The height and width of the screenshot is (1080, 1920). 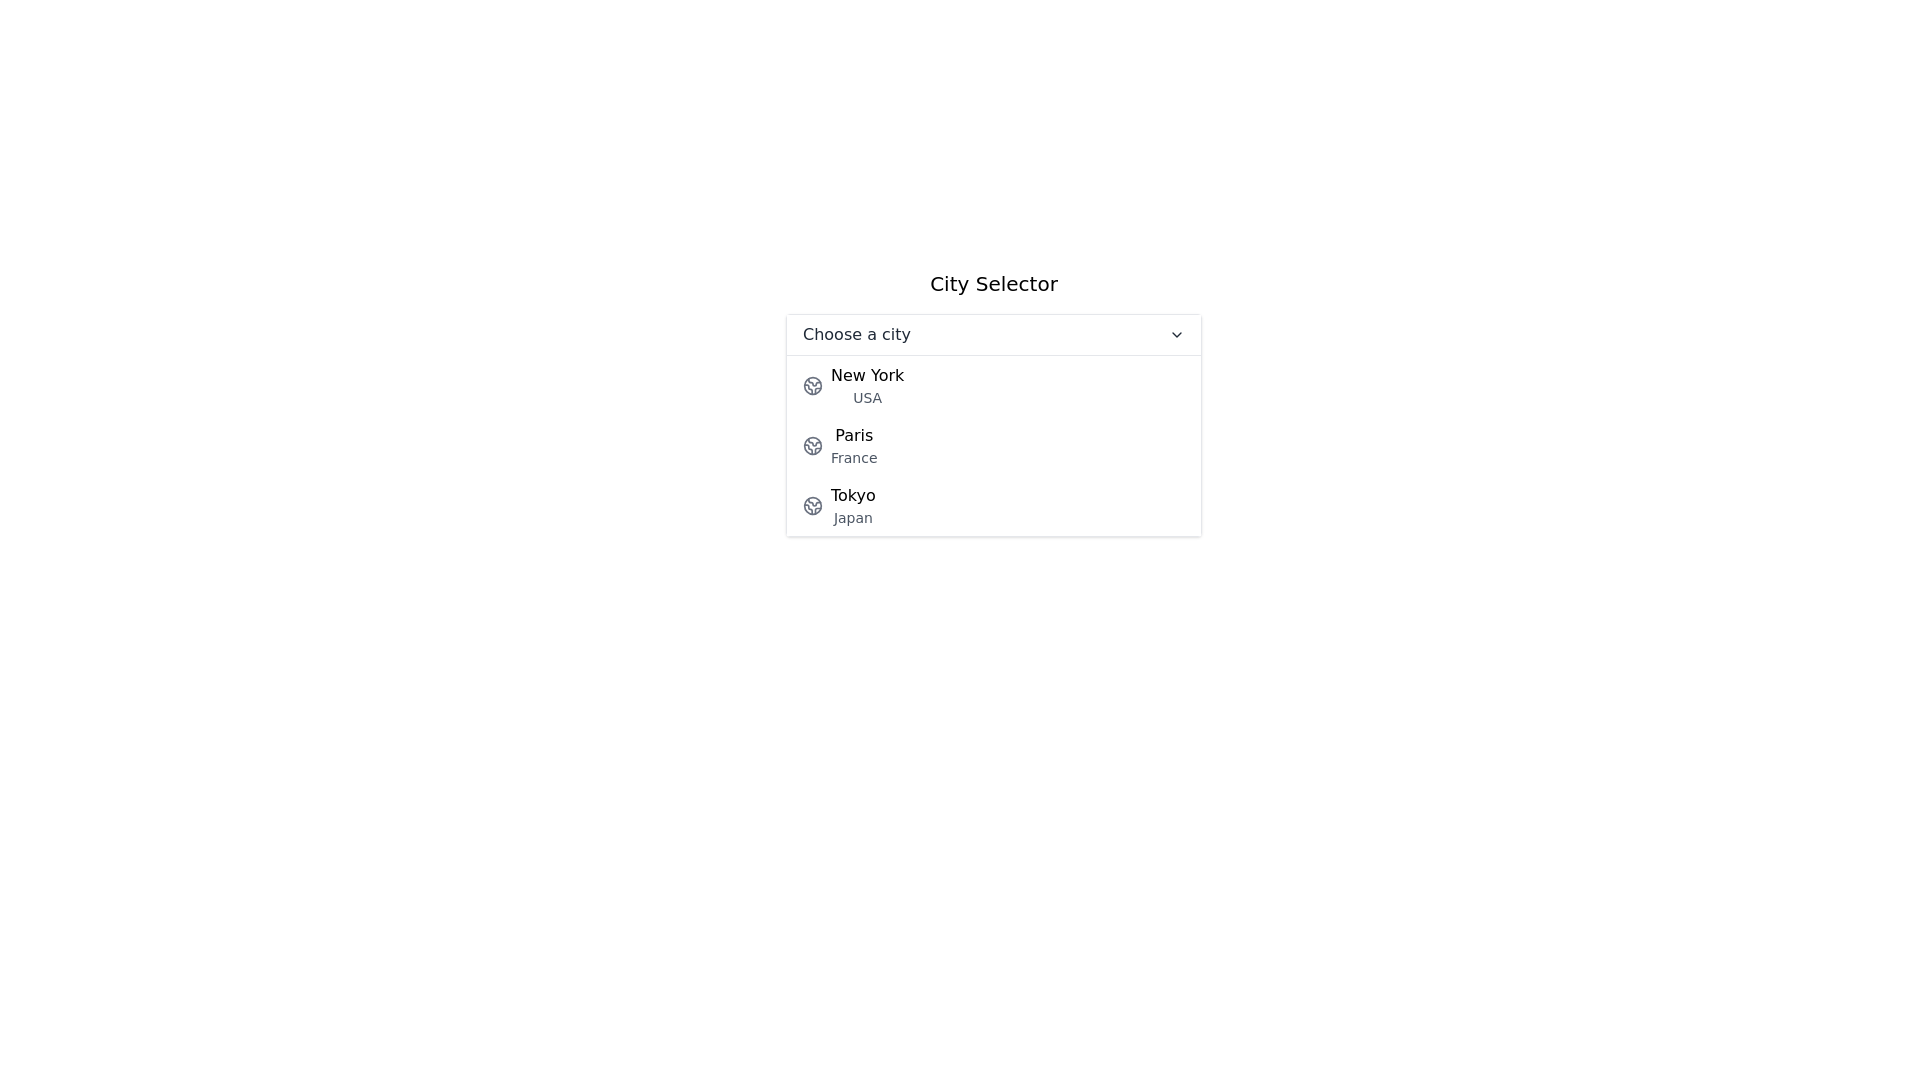 What do you see at coordinates (812, 385) in the screenshot?
I see `the decorative icon located to the left of the 'New York' label in the dropdown list` at bounding box center [812, 385].